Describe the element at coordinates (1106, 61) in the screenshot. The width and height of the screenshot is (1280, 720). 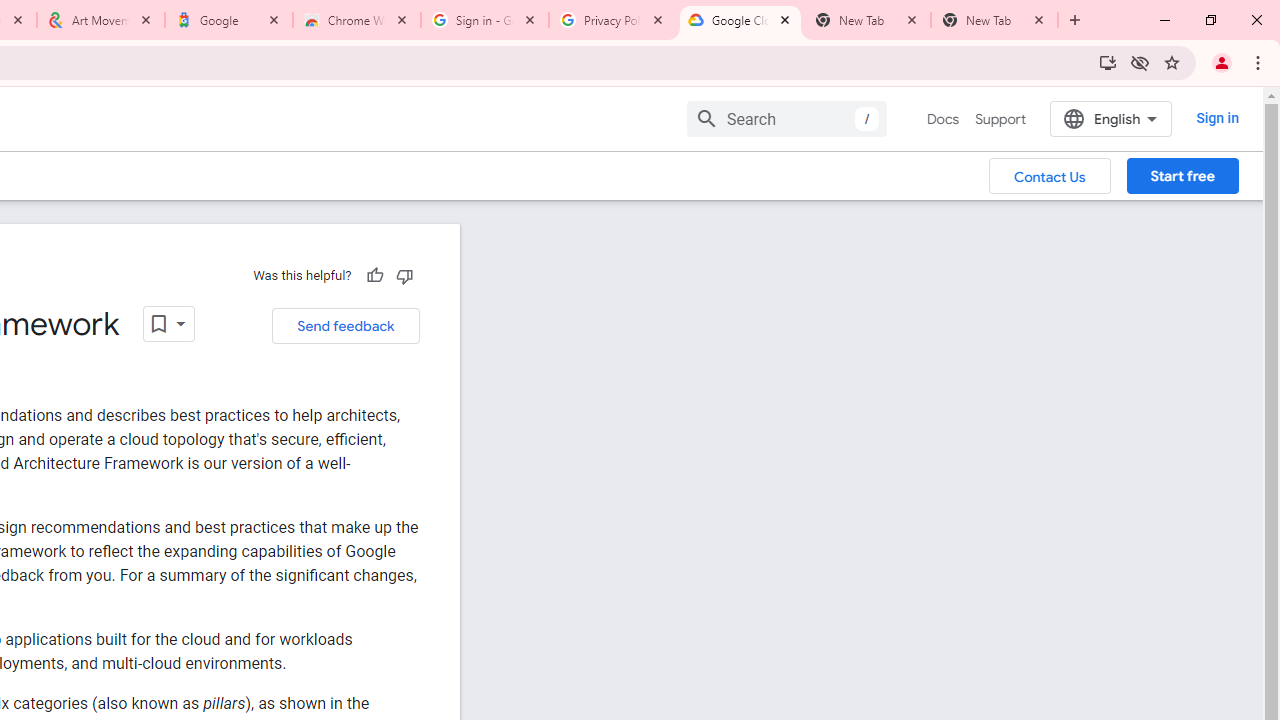
I see `'Install Google Cloud'` at that location.